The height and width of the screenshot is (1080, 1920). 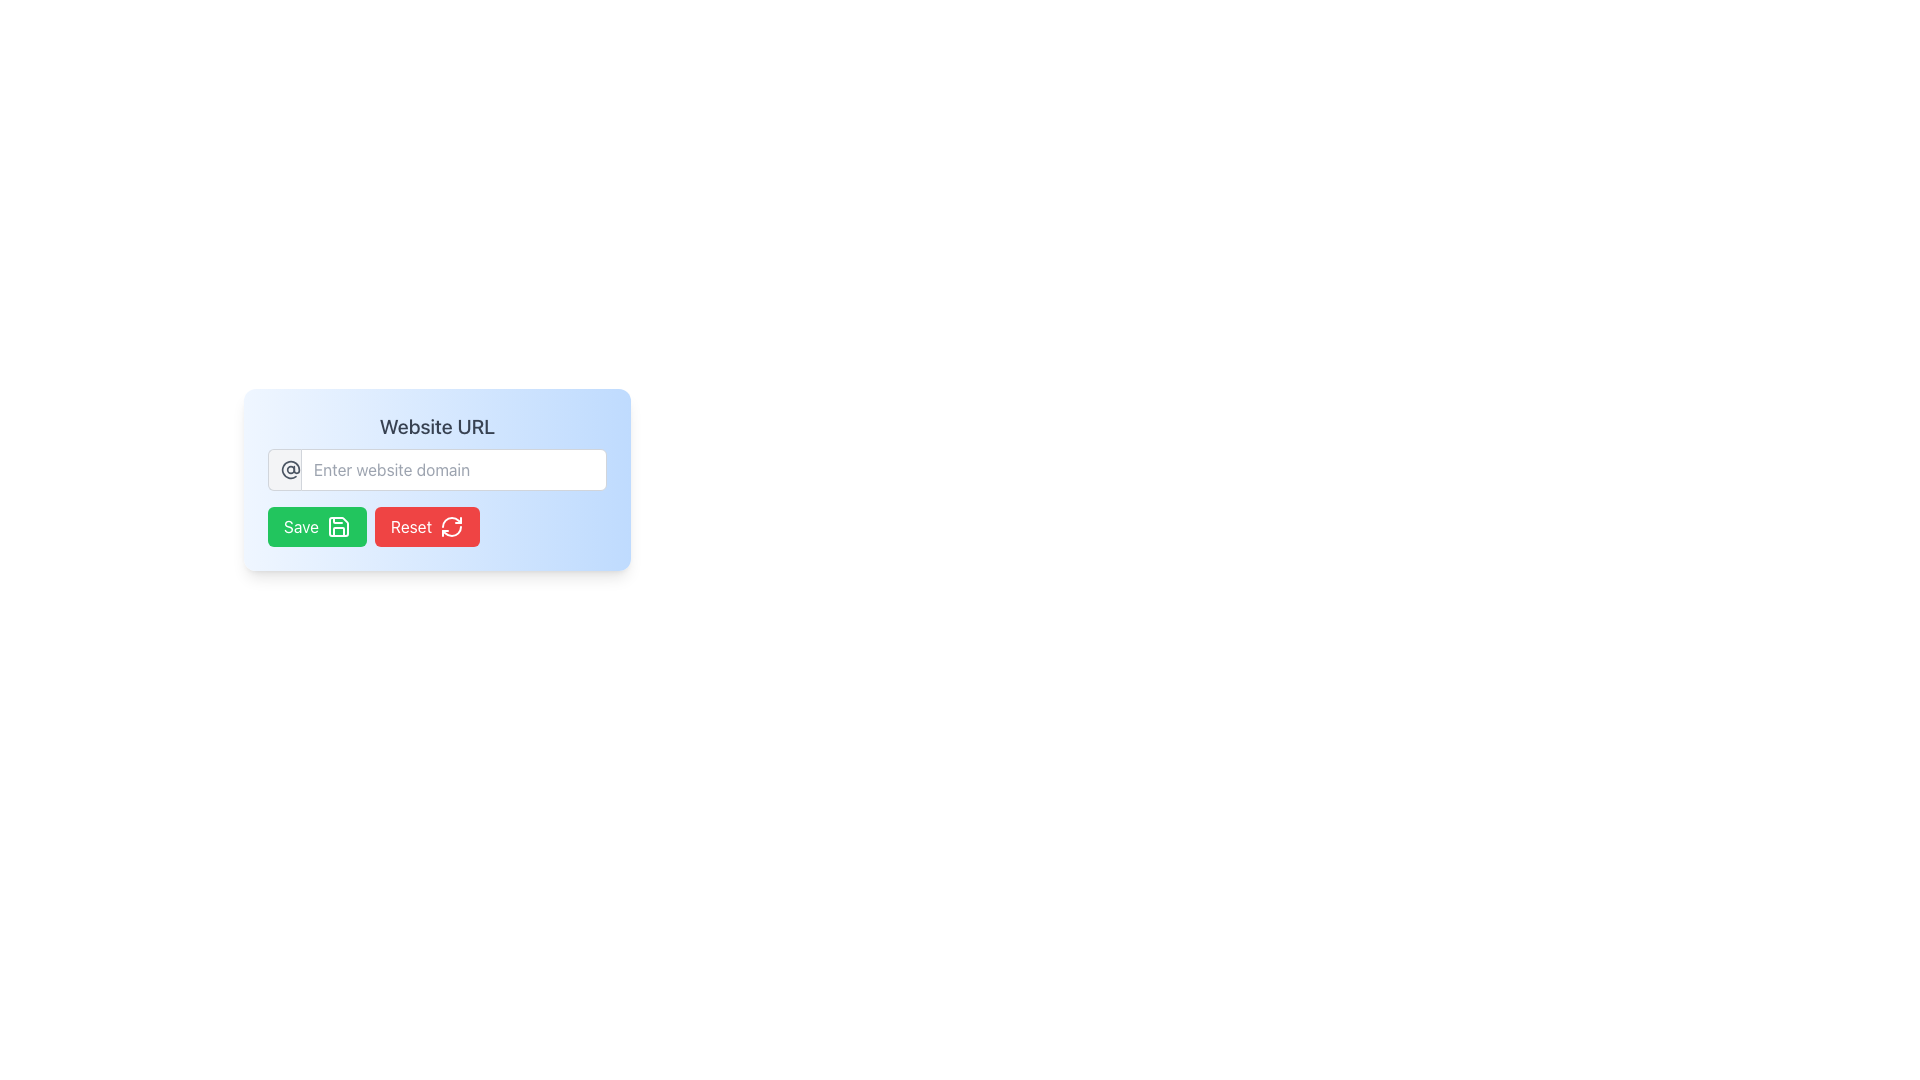 I want to click on the text label reading 'Website URL' which is styled in large gray font and positioned above the input box in the form layout, so click(x=436, y=426).